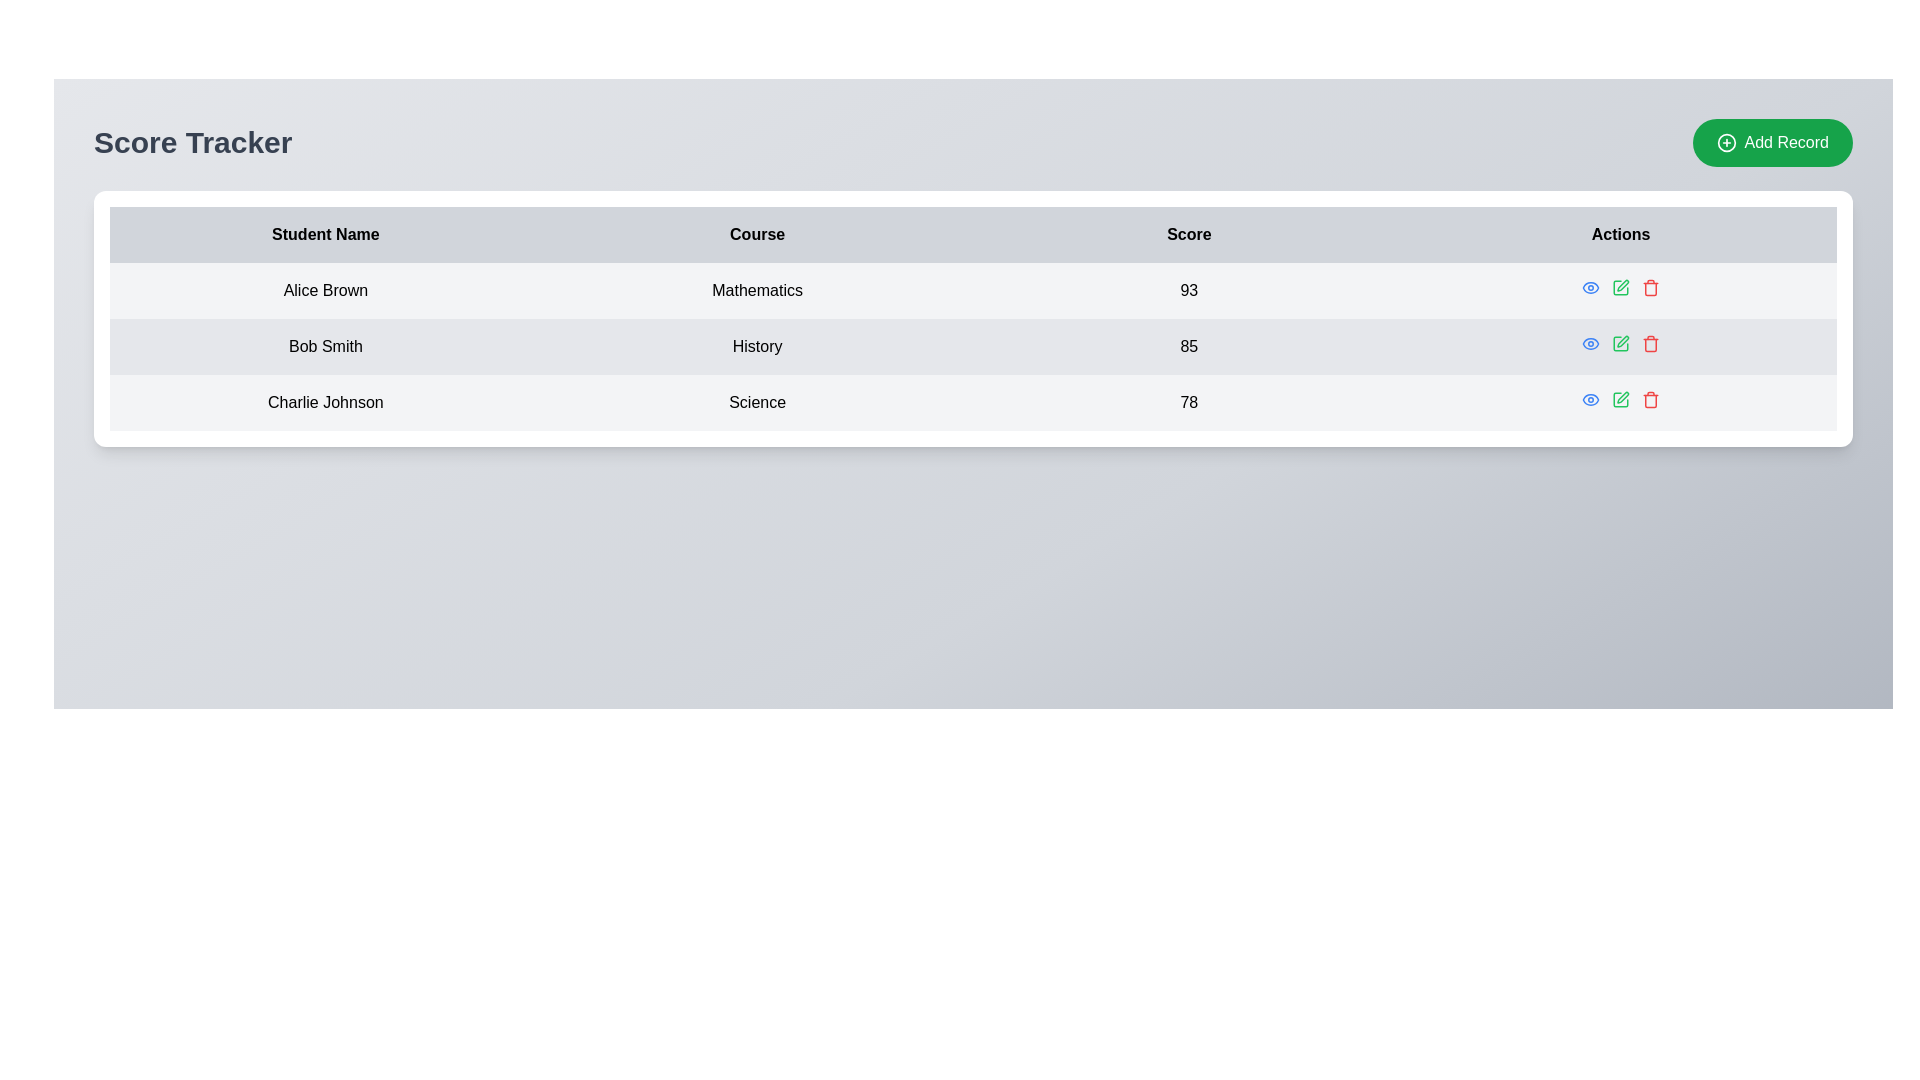  What do you see at coordinates (1189, 346) in the screenshot?
I see `the text display showing the number '85' in the 'Score' column for 'Bob Smith'` at bounding box center [1189, 346].